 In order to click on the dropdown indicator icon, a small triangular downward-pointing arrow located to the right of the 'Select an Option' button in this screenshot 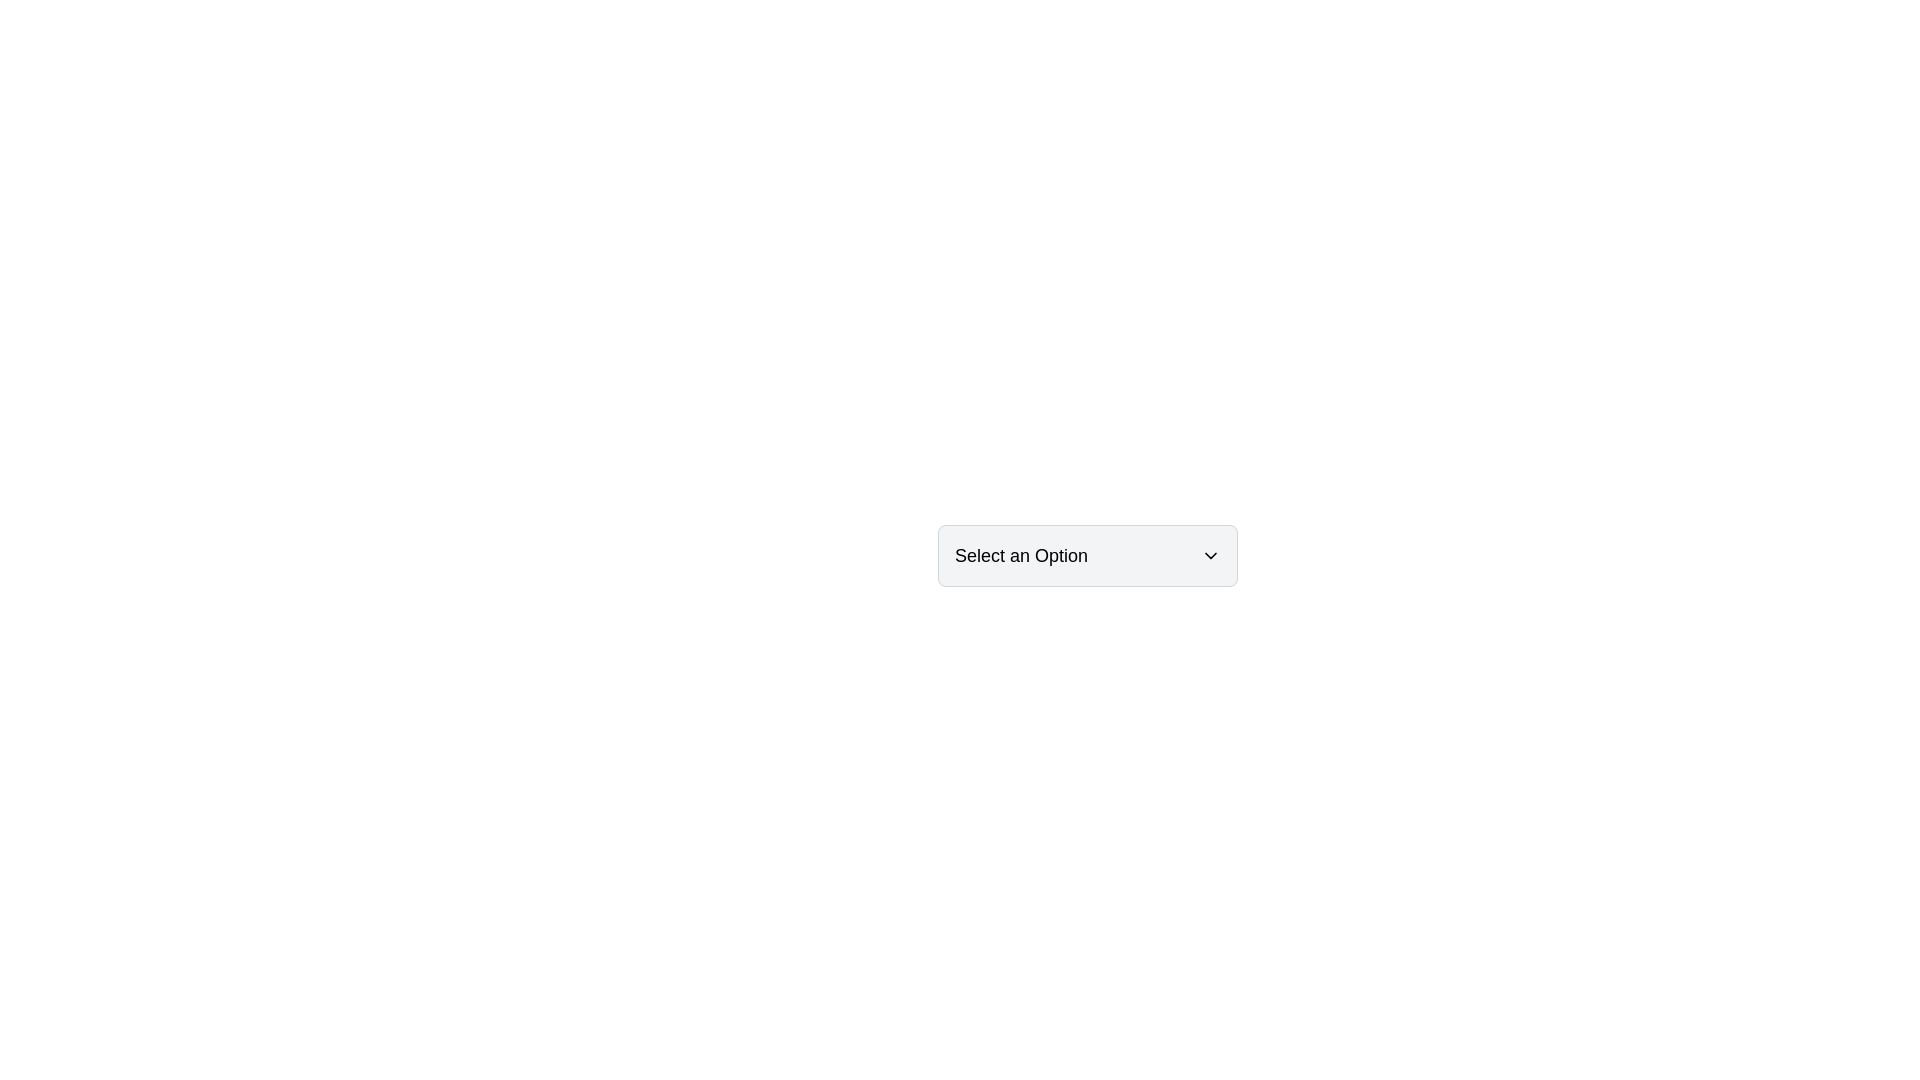, I will do `click(1209, 555)`.